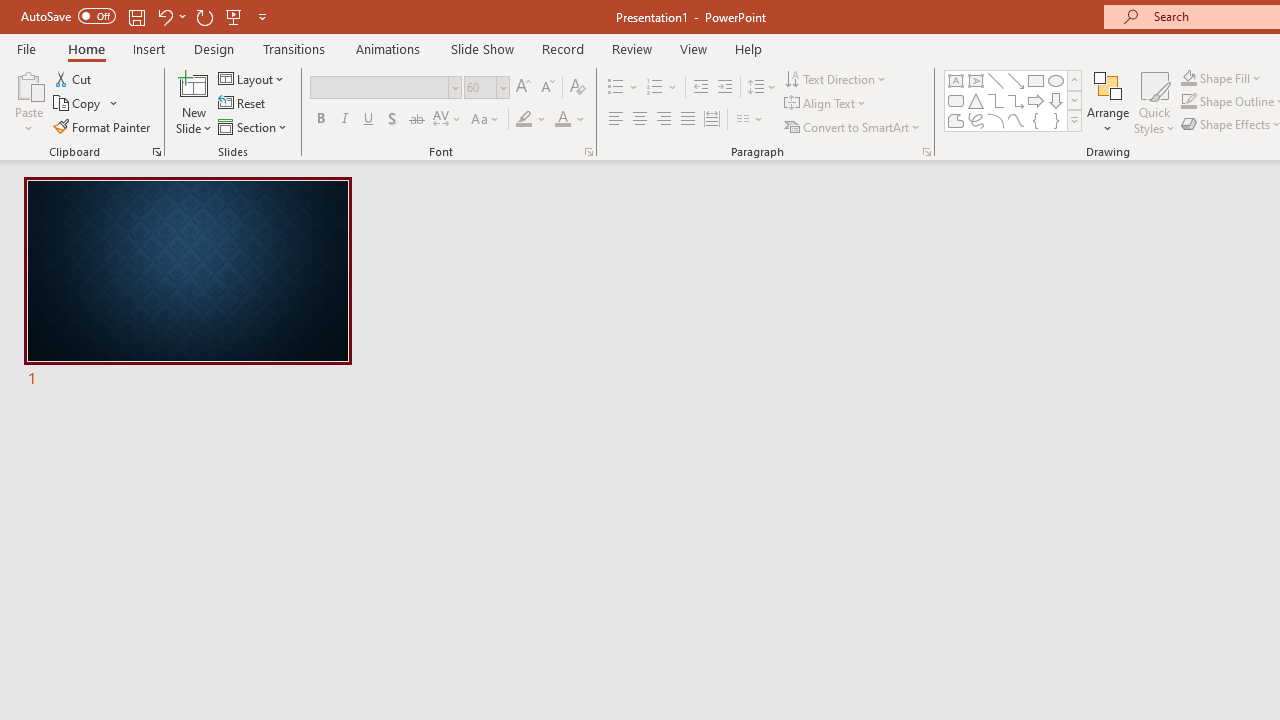 The height and width of the screenshot is (720, 1280). Describe the element at coordinates (826, 103) in the screenshot. I see `'Align Text'` at that location.